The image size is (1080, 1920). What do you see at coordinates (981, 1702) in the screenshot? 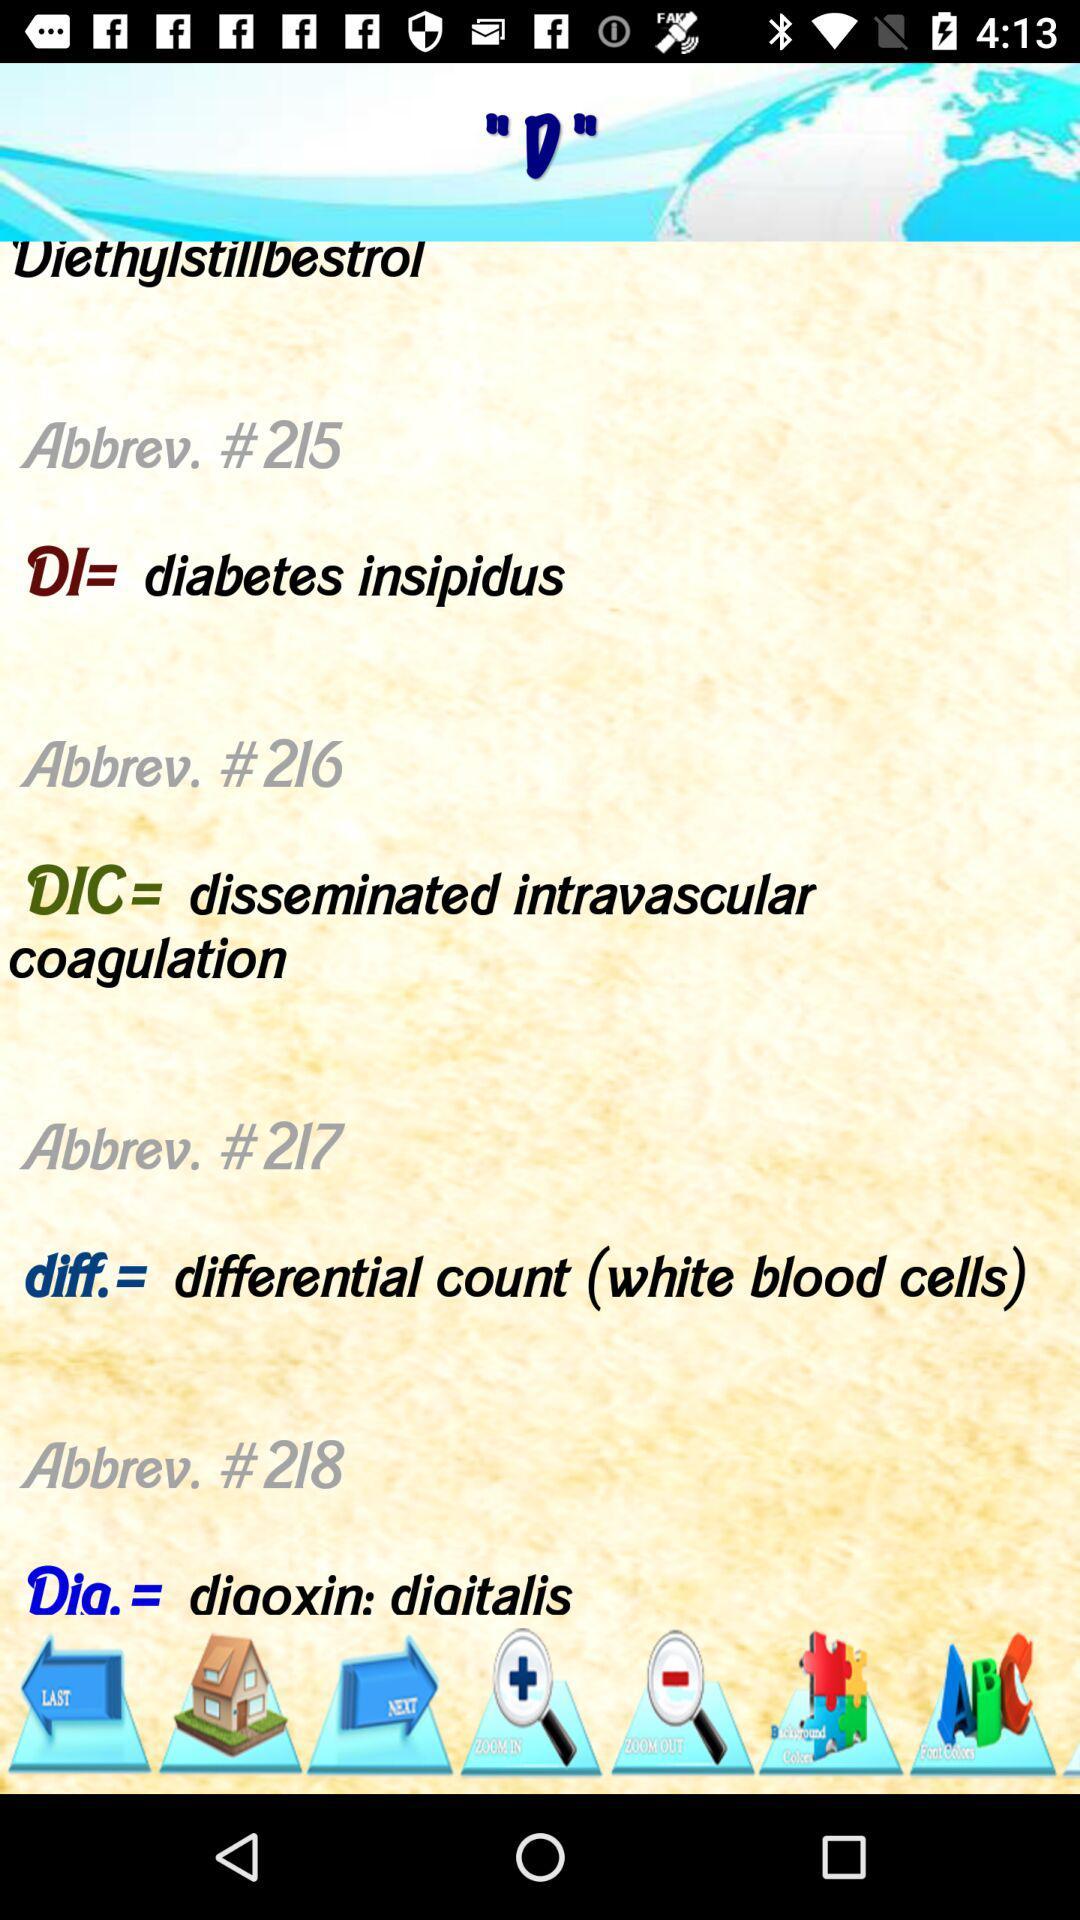
I see `item below abbrev 	209	 	d` at bounding box center [981, 1702].